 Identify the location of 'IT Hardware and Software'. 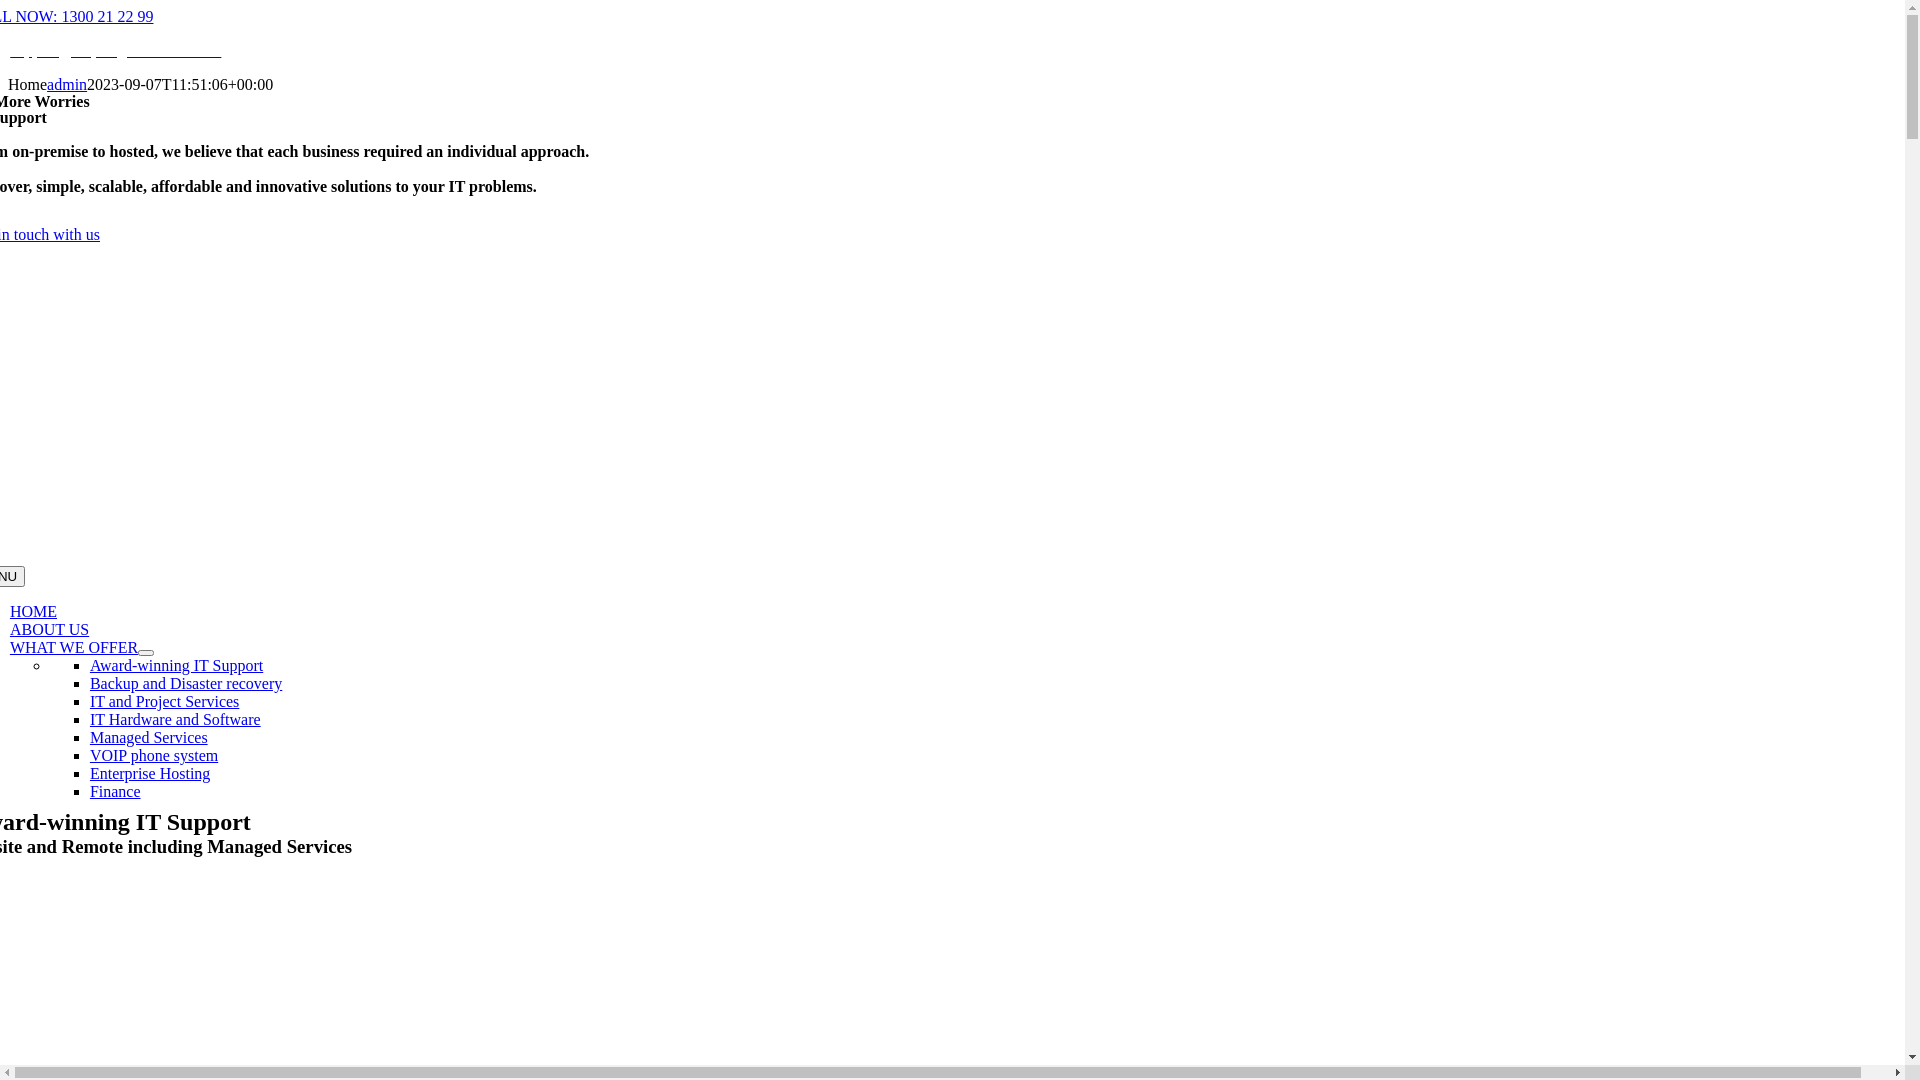
(175, 718).